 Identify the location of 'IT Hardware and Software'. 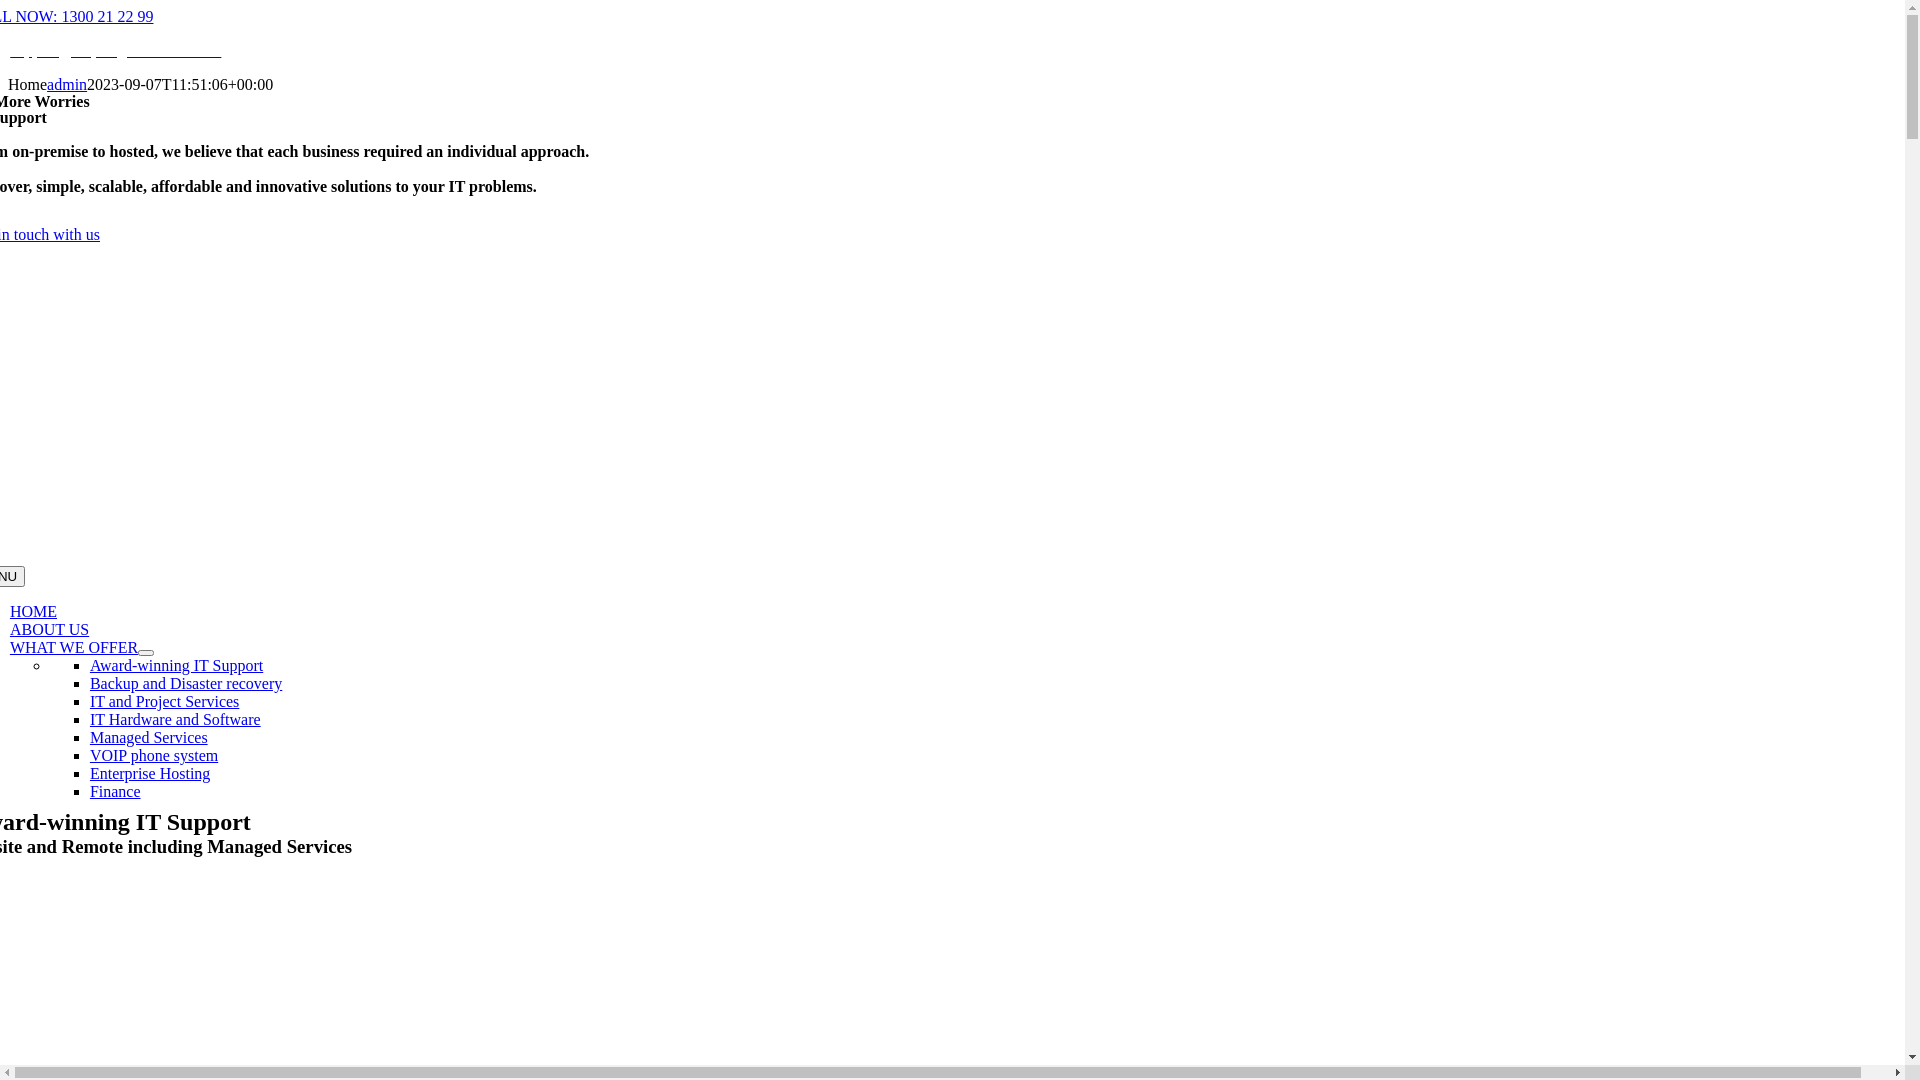
(175, 718).